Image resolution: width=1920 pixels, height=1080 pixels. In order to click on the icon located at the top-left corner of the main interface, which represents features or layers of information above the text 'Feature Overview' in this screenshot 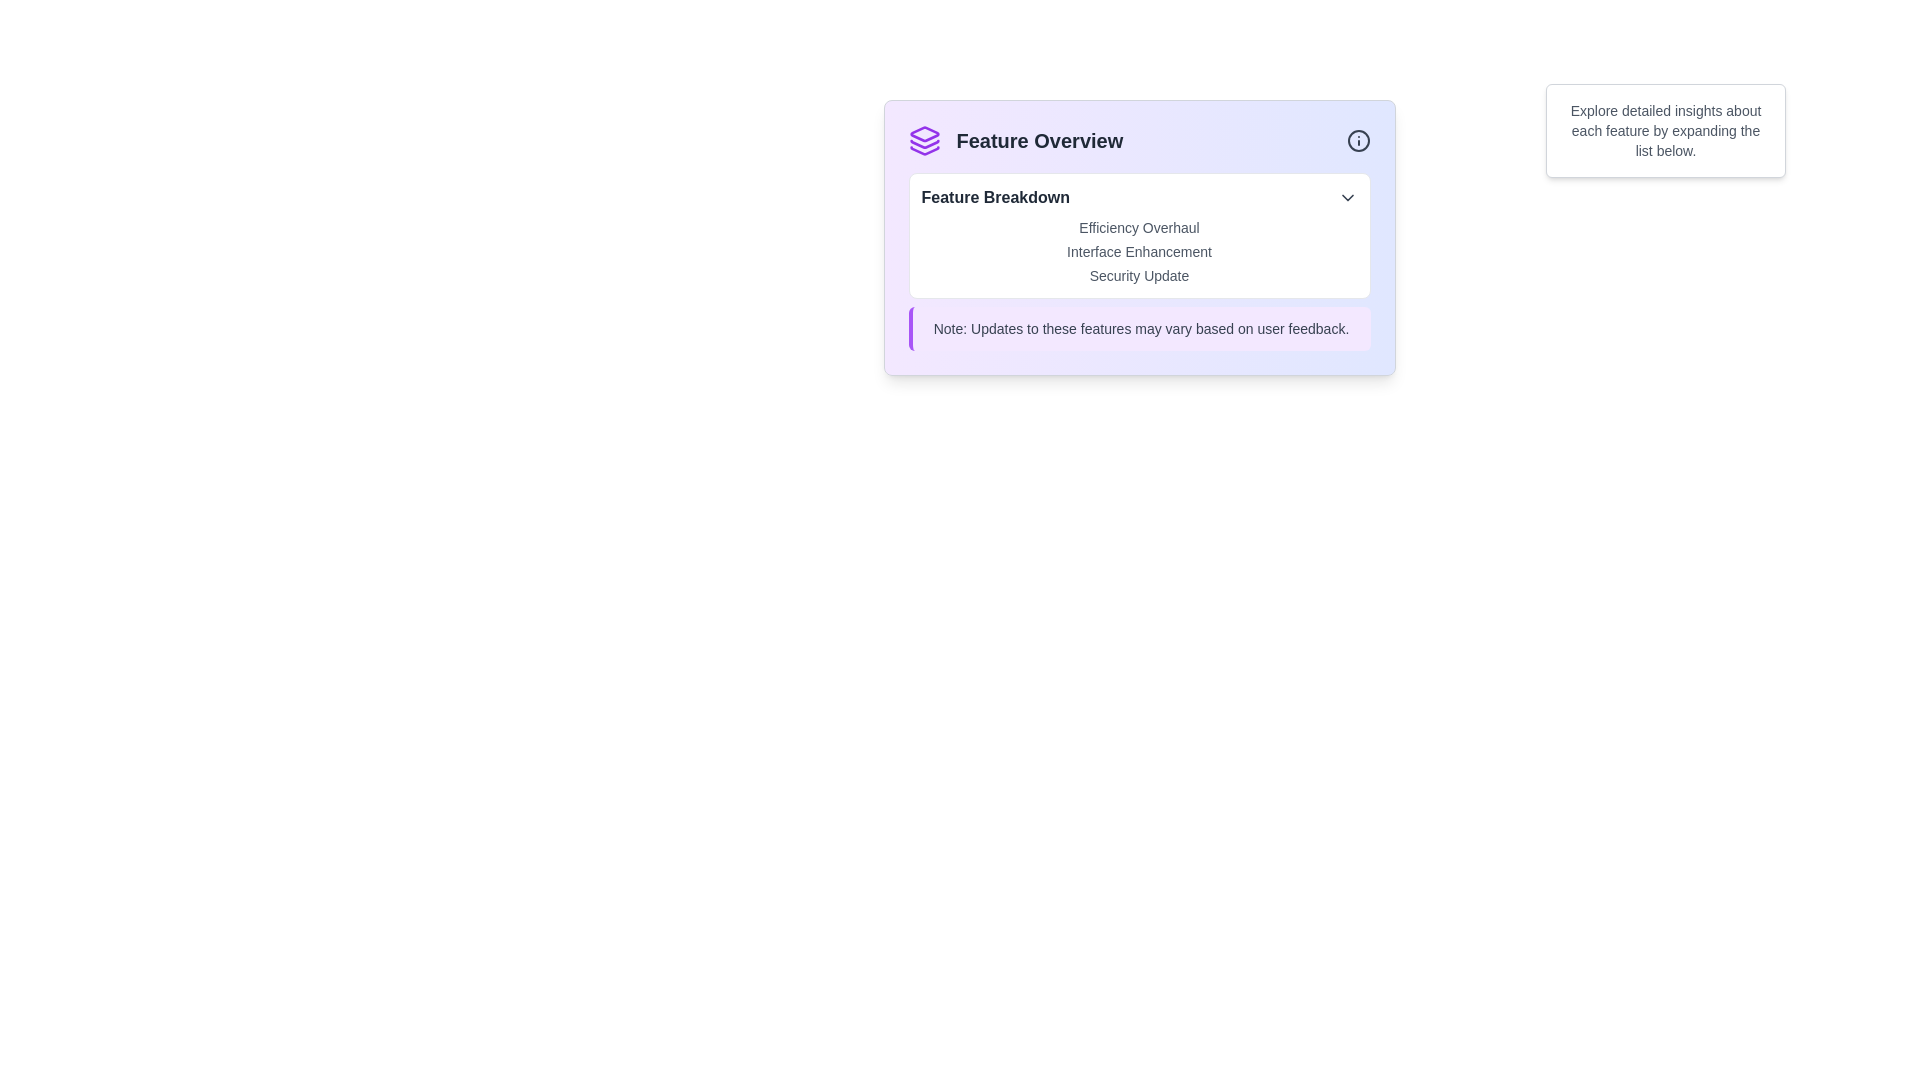, I will do `click(923, 134)`.